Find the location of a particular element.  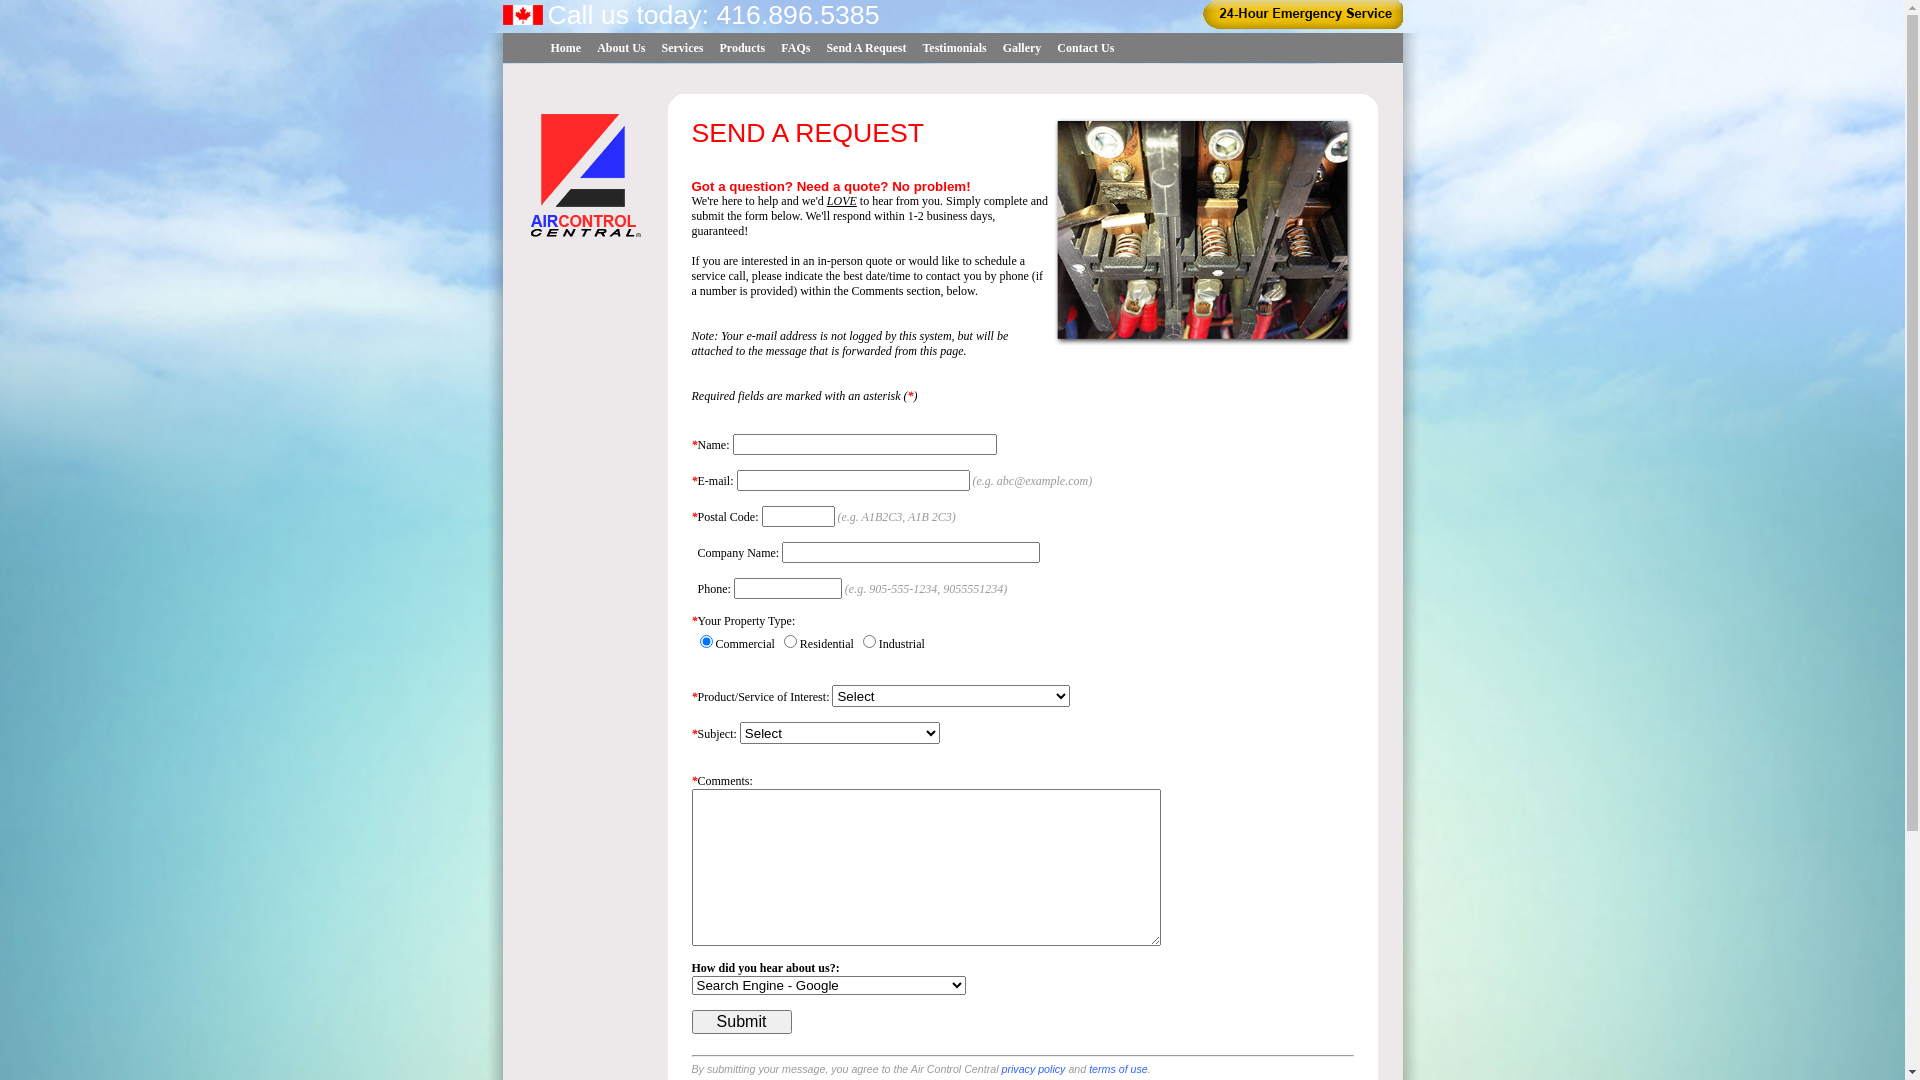

'Contact Us' is located at coordinates (1048, 47).